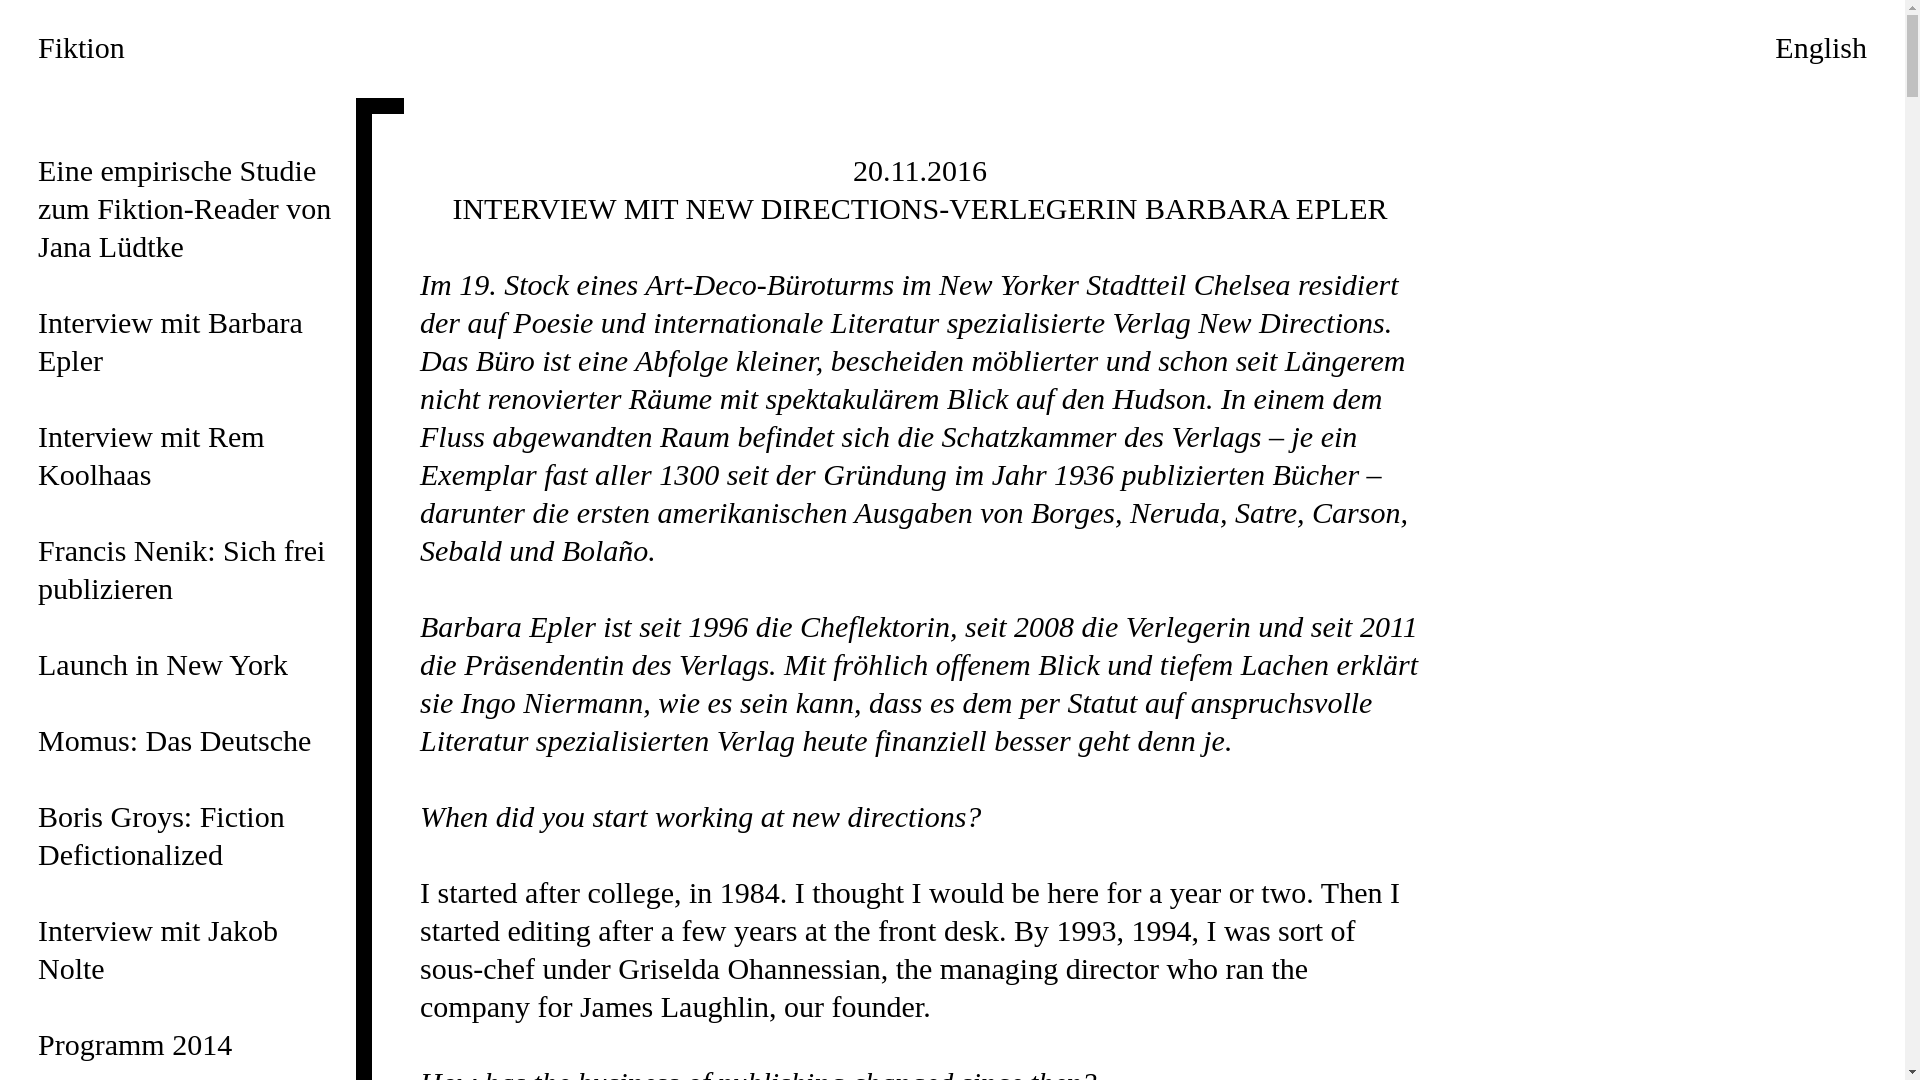 The image size is (1920, 1080). Describe the element at coordinates (161, 835) in the screenshot. I see `'Boris Groys: Fiction Defictionalized'` at that location.